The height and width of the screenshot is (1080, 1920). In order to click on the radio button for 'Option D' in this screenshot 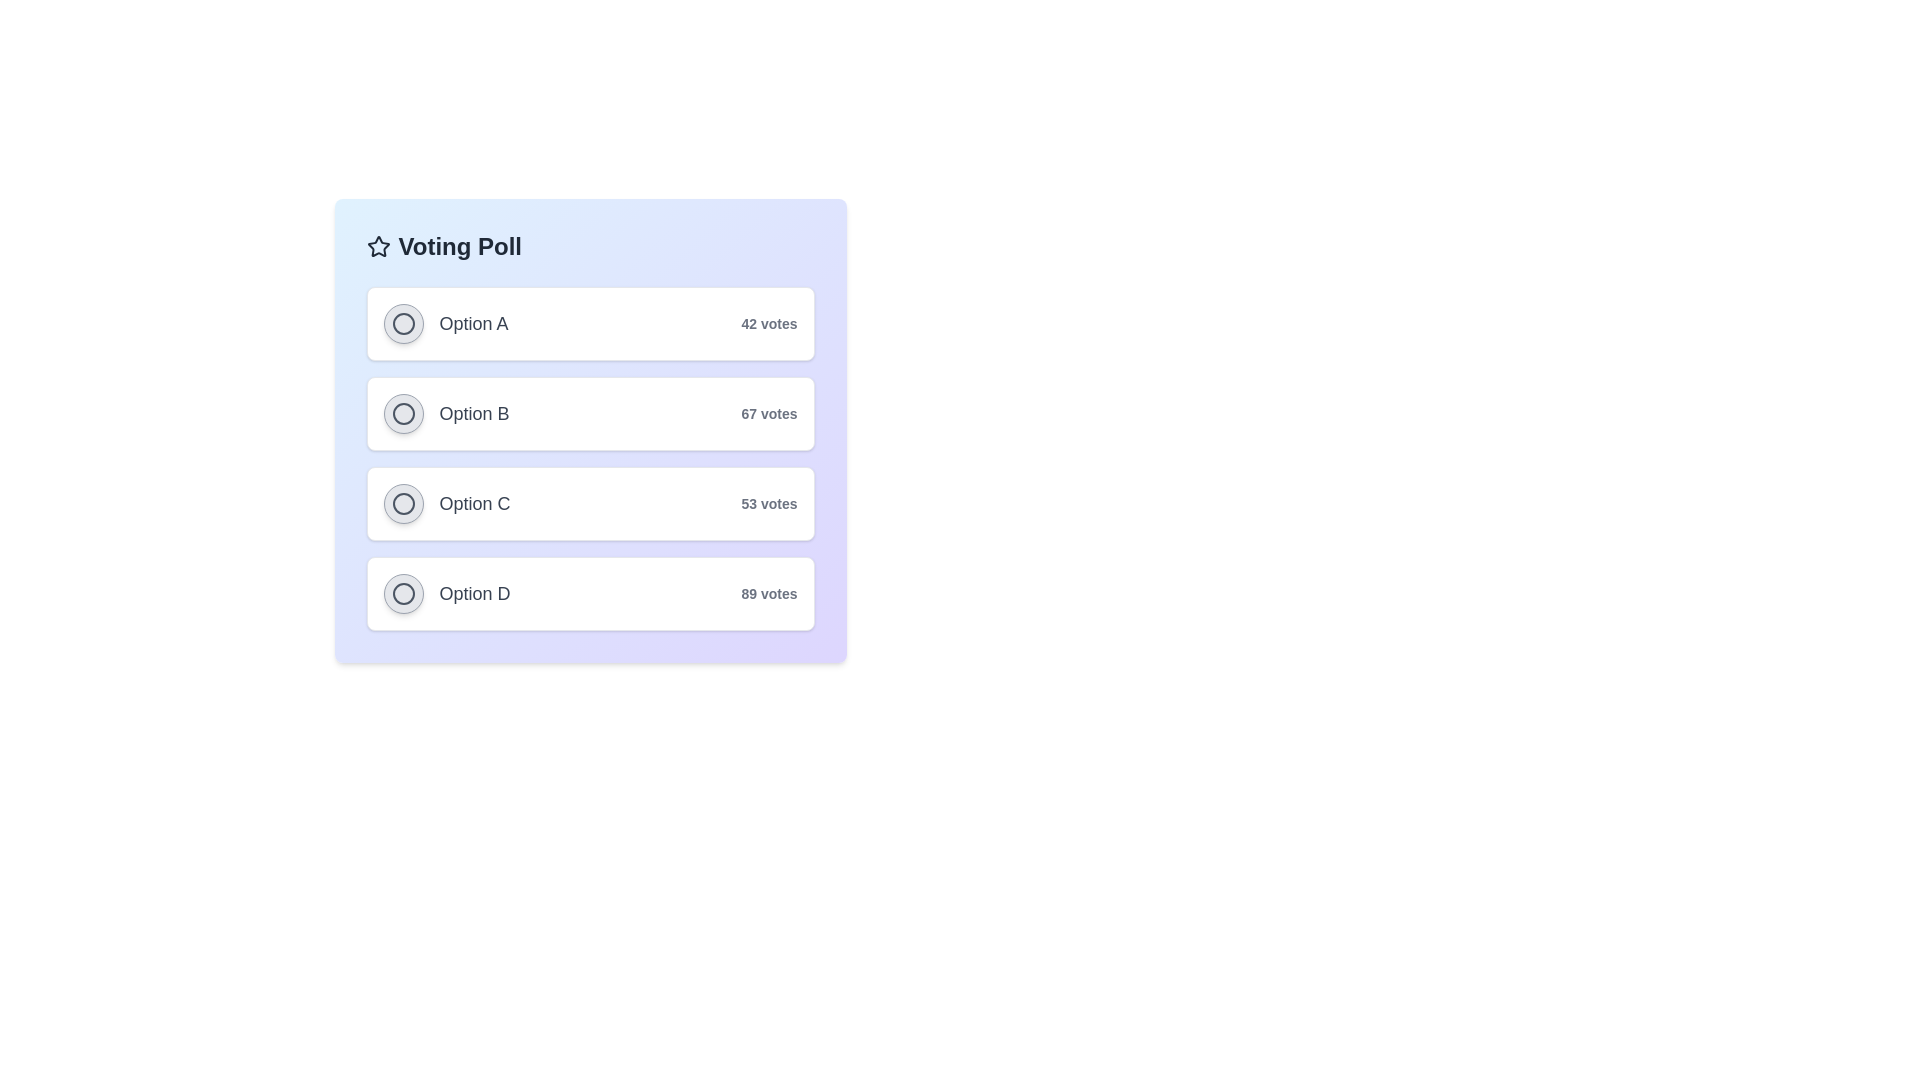, I will do `click(402, 593)`.